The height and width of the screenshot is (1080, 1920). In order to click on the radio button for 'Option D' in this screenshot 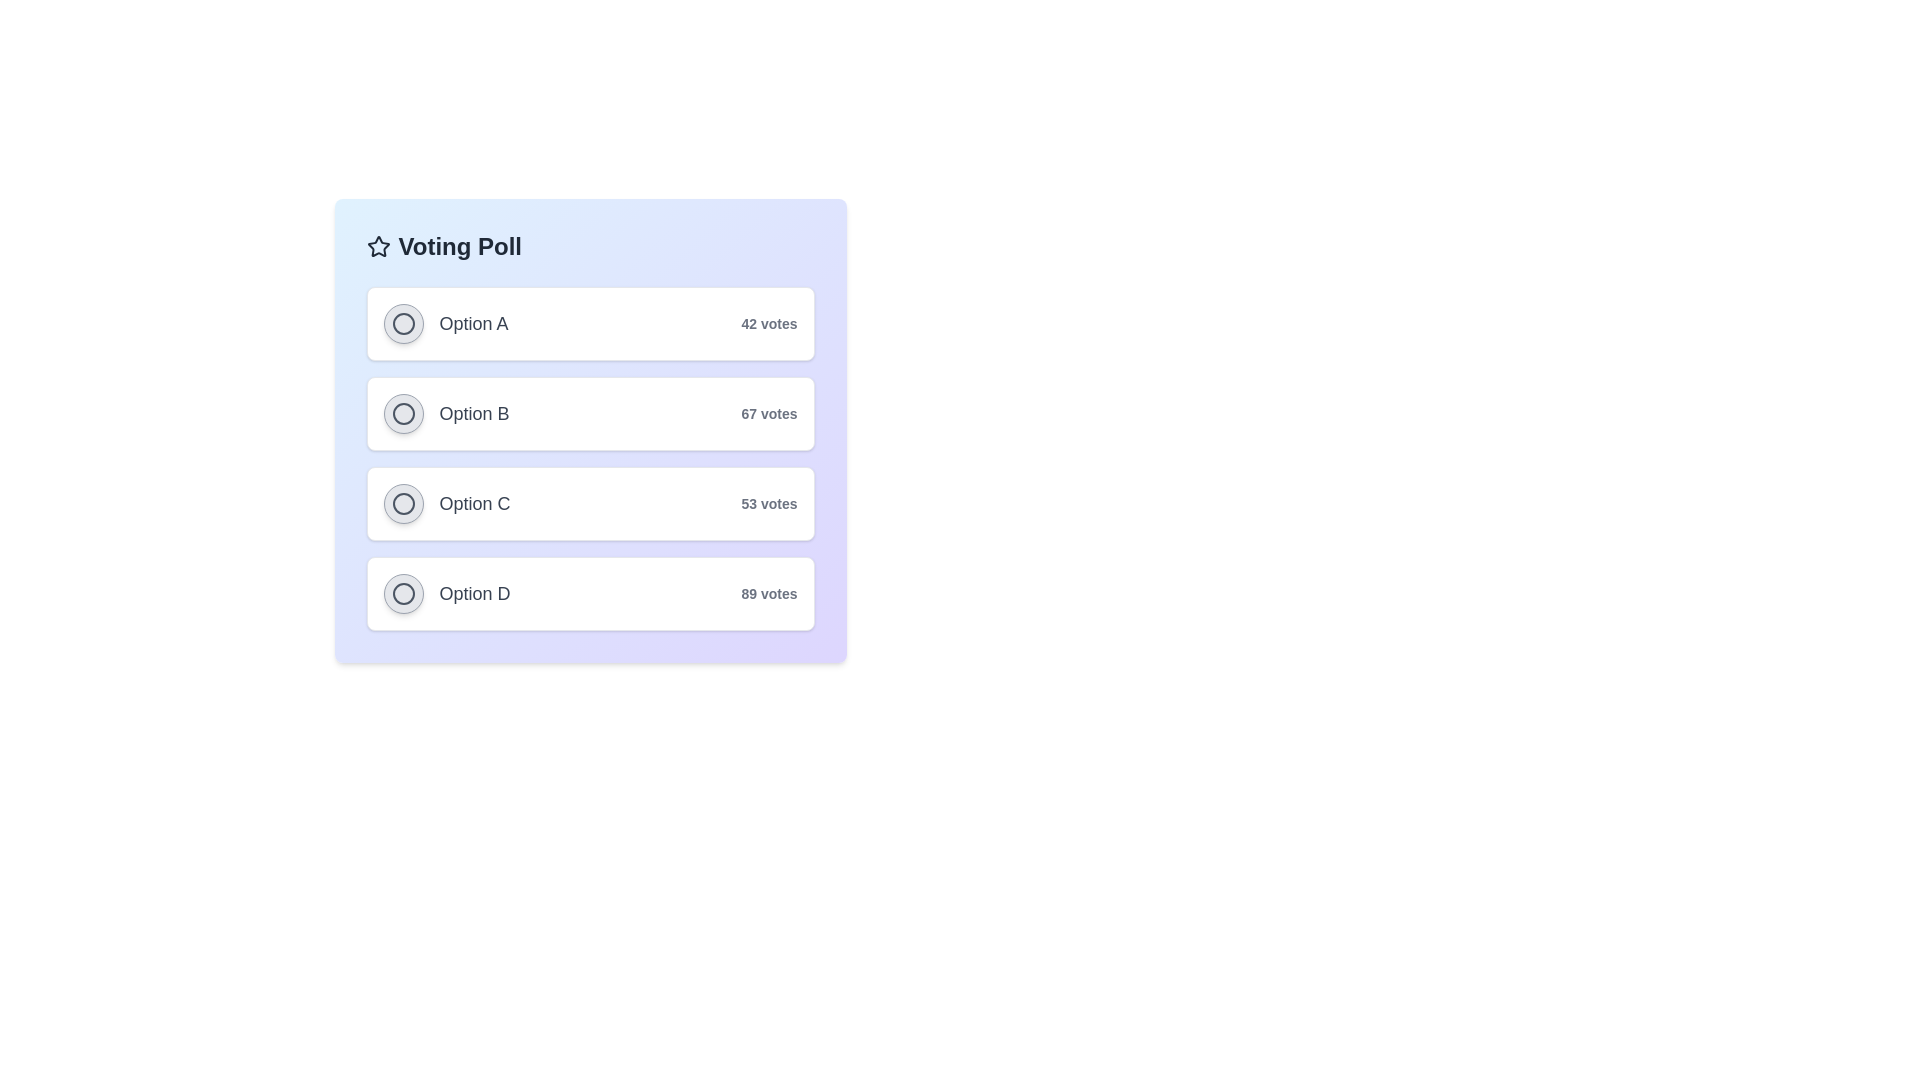, I will do `click(402, 593)`.